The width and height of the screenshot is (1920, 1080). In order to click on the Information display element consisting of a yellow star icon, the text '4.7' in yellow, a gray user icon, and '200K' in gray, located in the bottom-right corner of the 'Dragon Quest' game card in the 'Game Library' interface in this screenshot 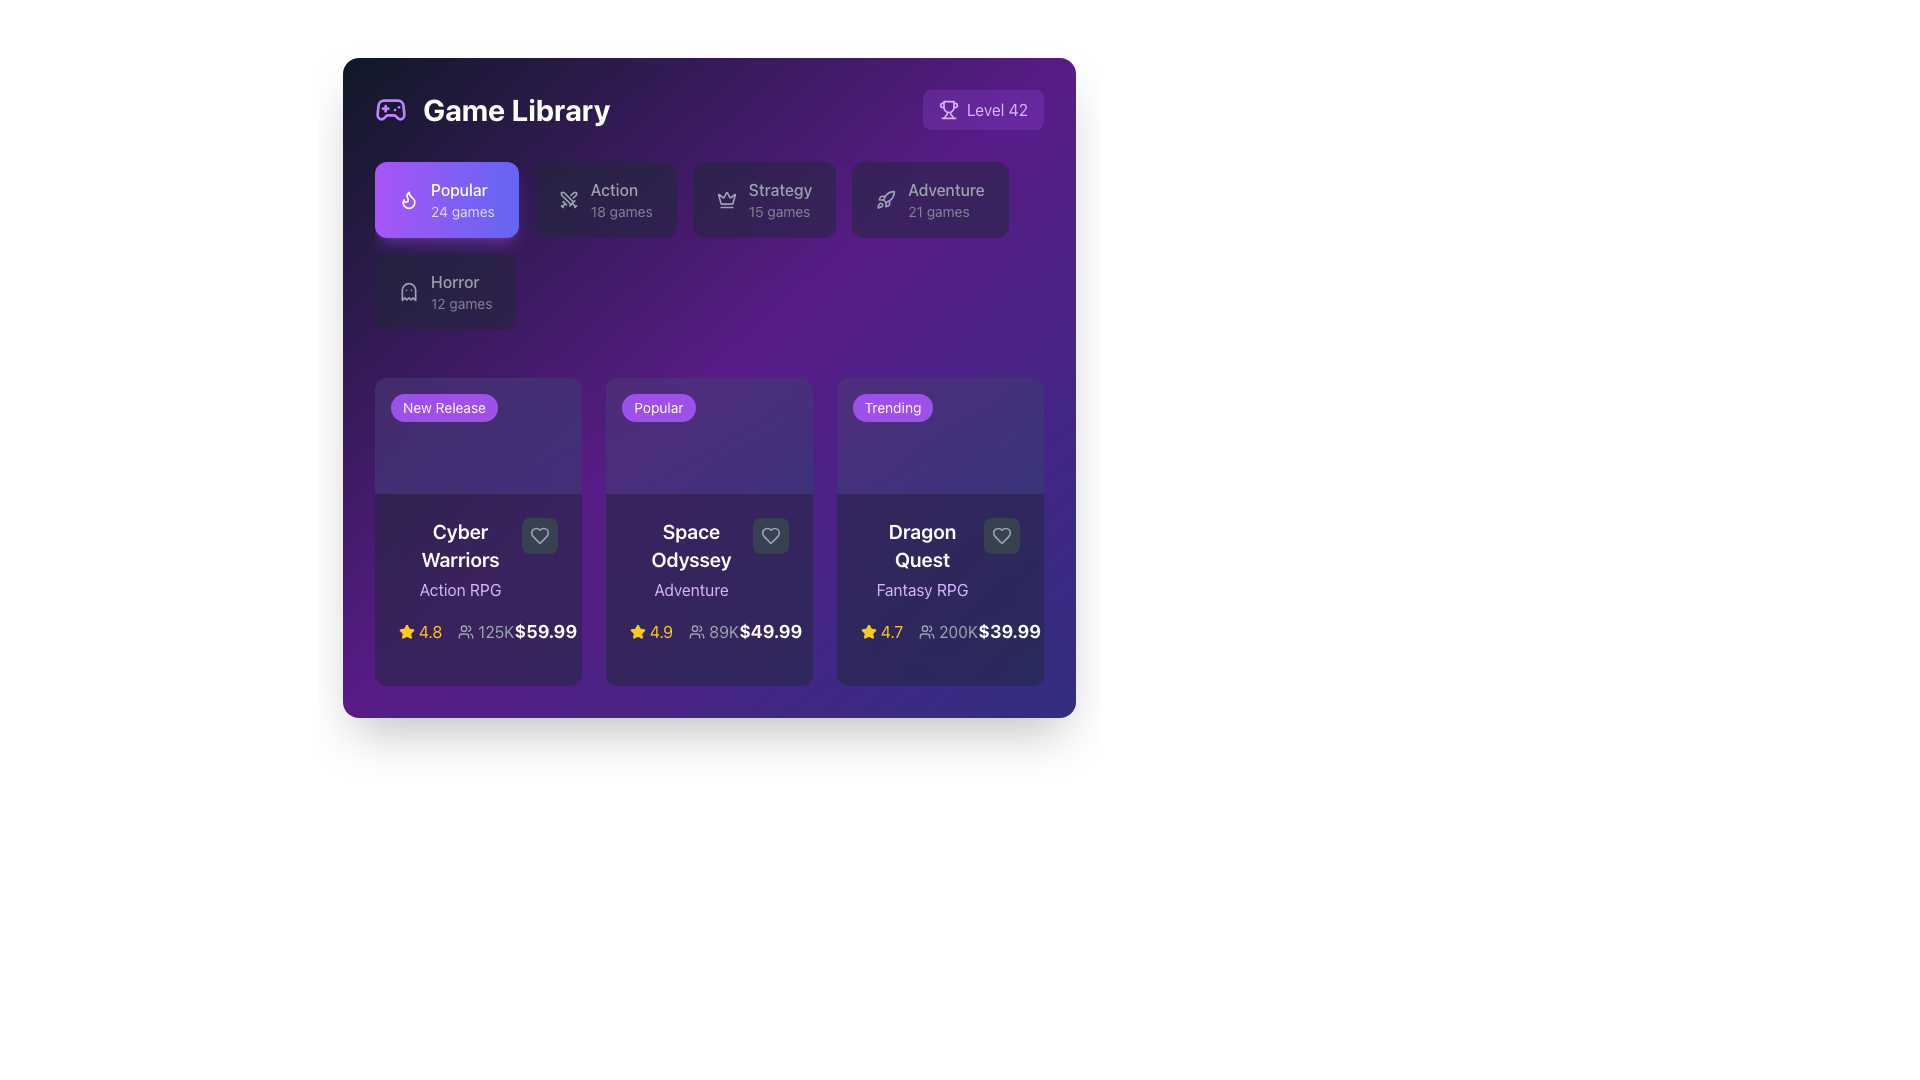, I will do `click(918, 632)`.